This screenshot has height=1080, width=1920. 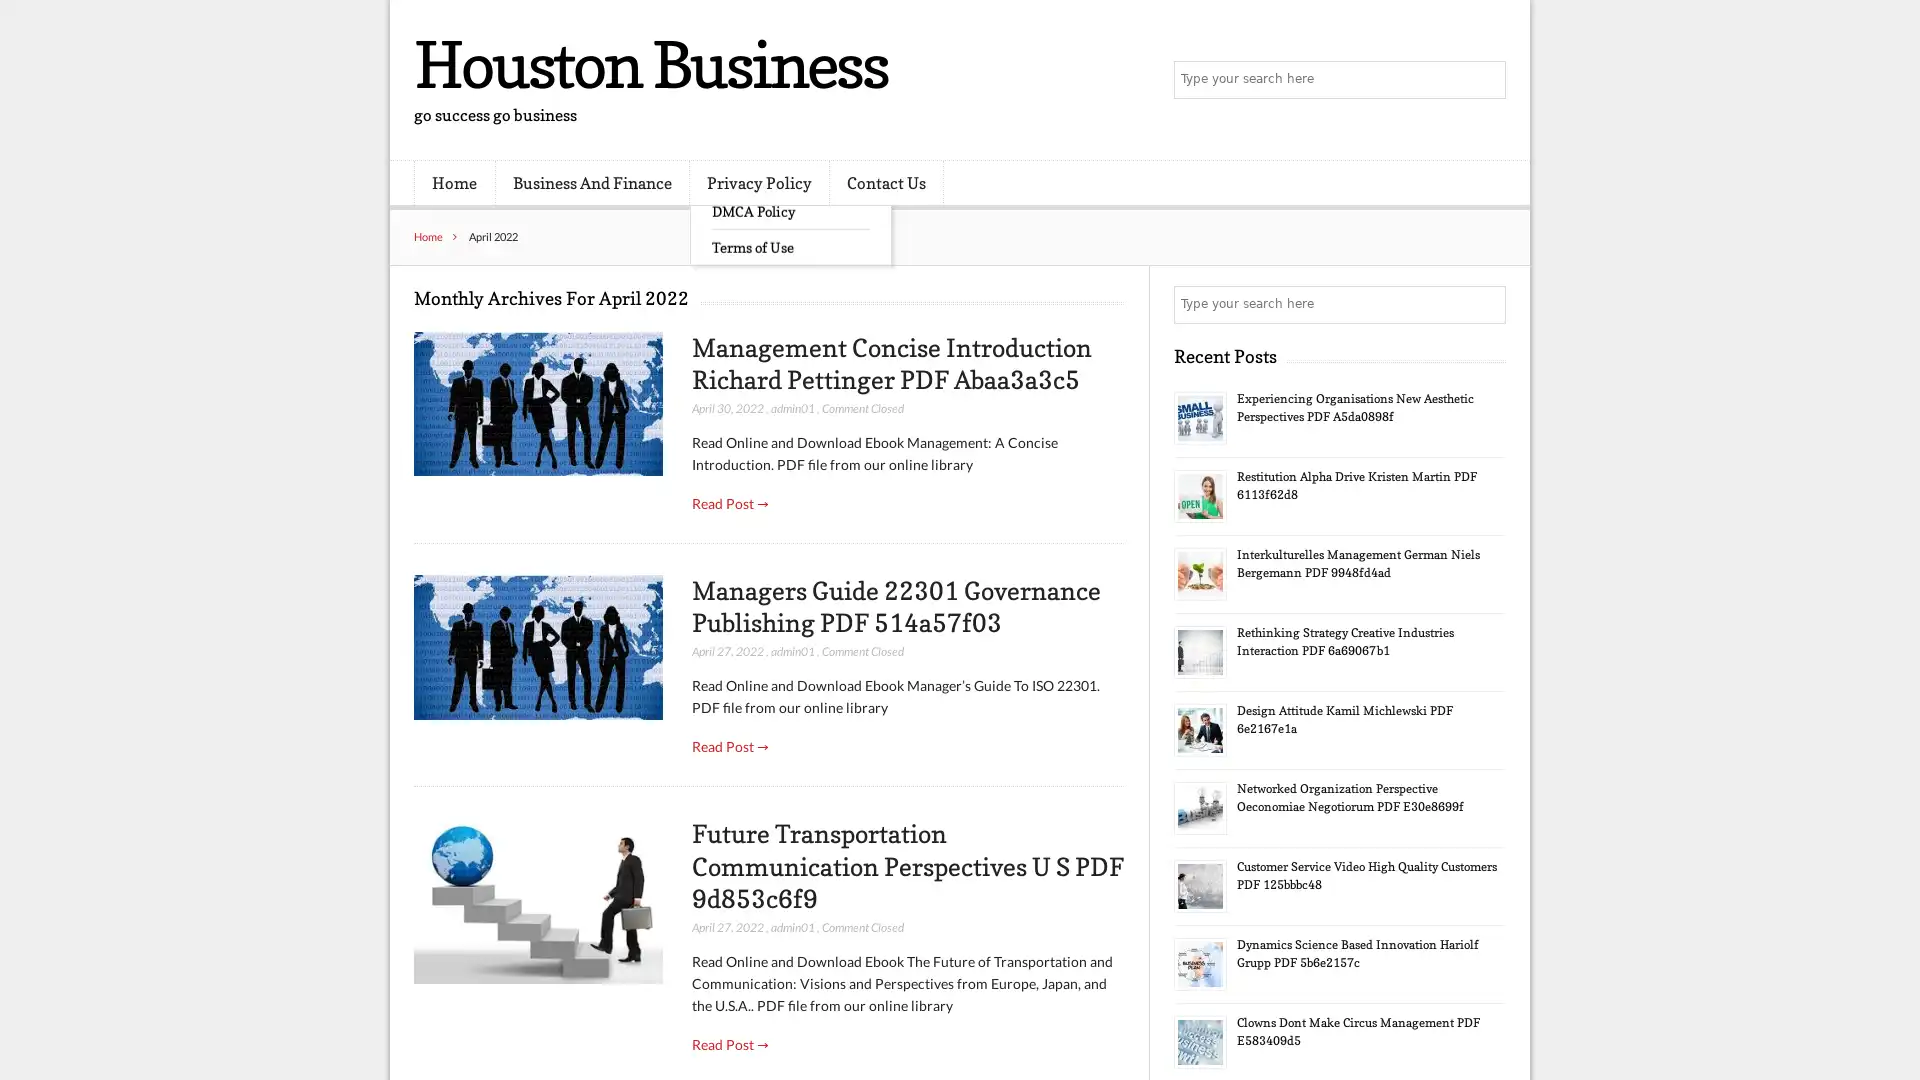 I want to click on Search, so click(x=1485, y=80).